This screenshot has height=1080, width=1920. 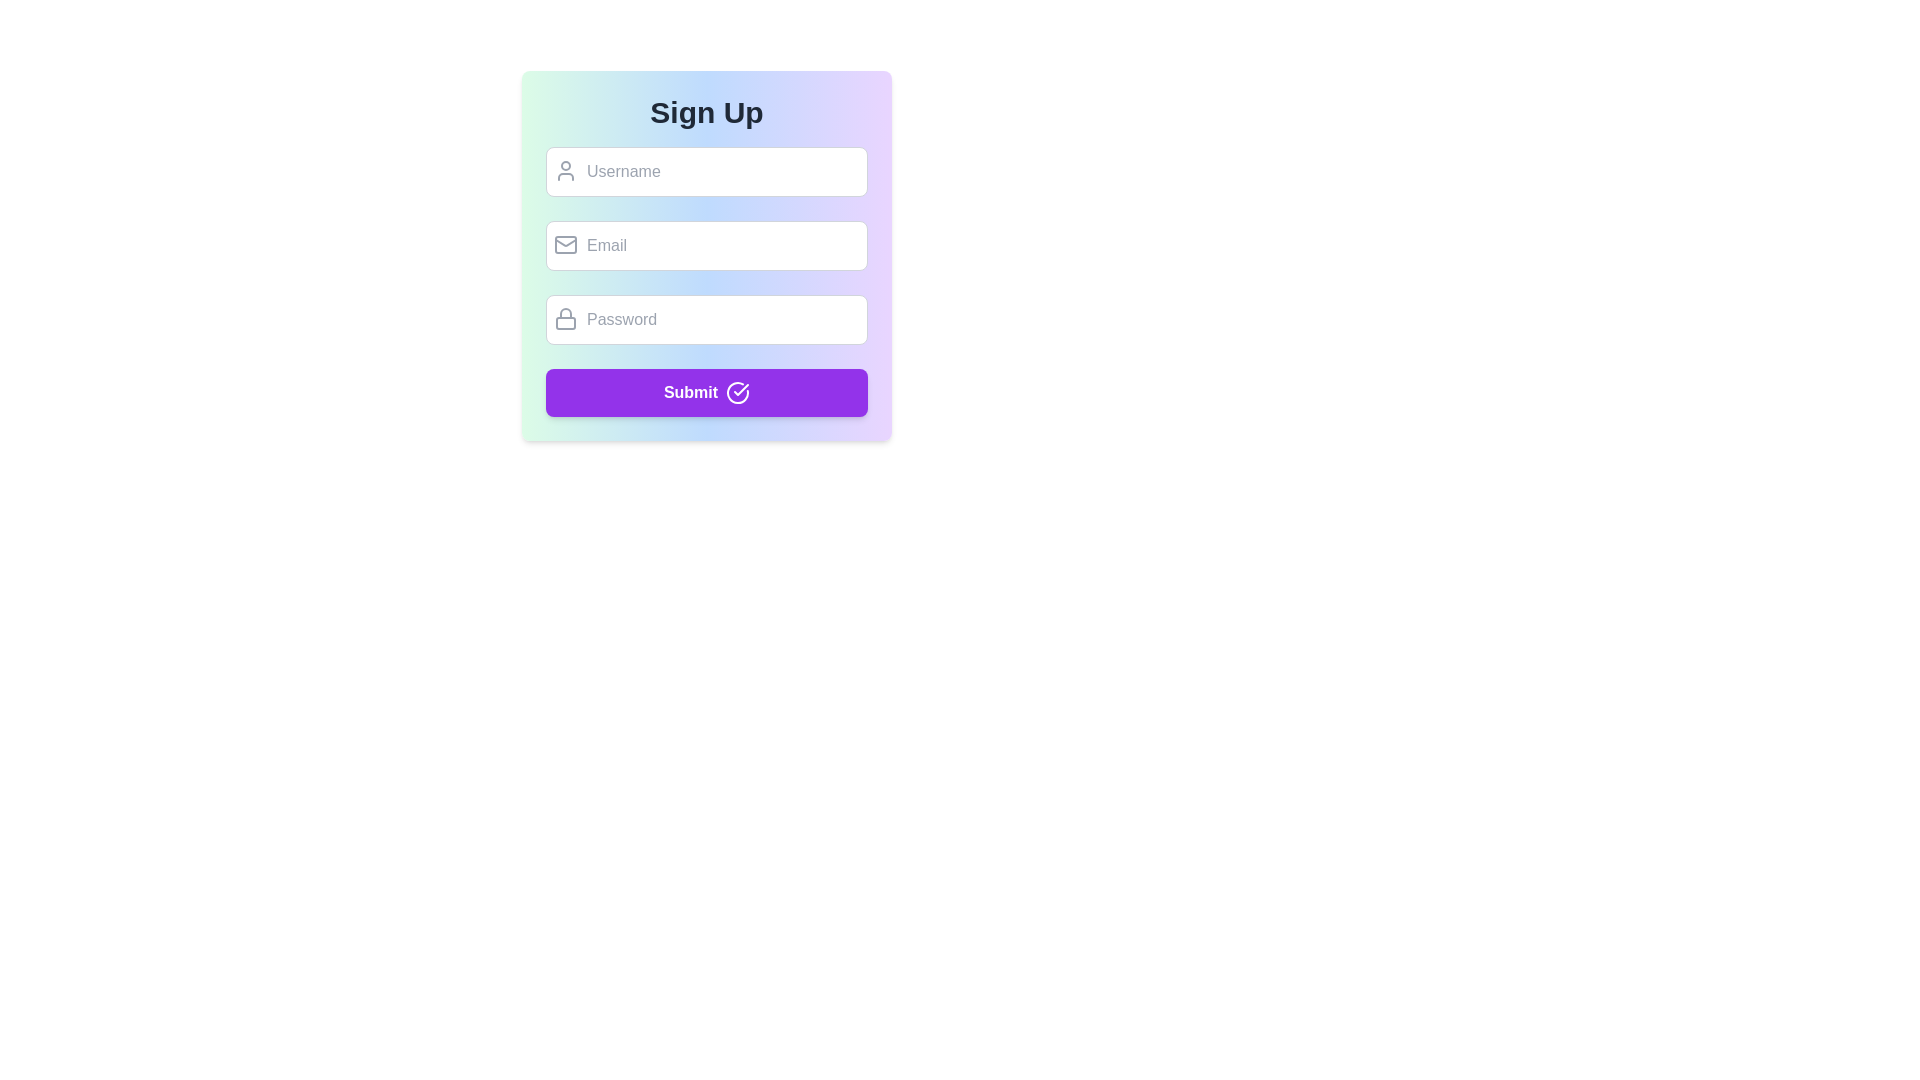 What do you see at coordinates (565, 169) in the screenshot?
I see `the username input icon located to the left of the placeholder text 'Username' in the input field` at bounding box center [565, 169].